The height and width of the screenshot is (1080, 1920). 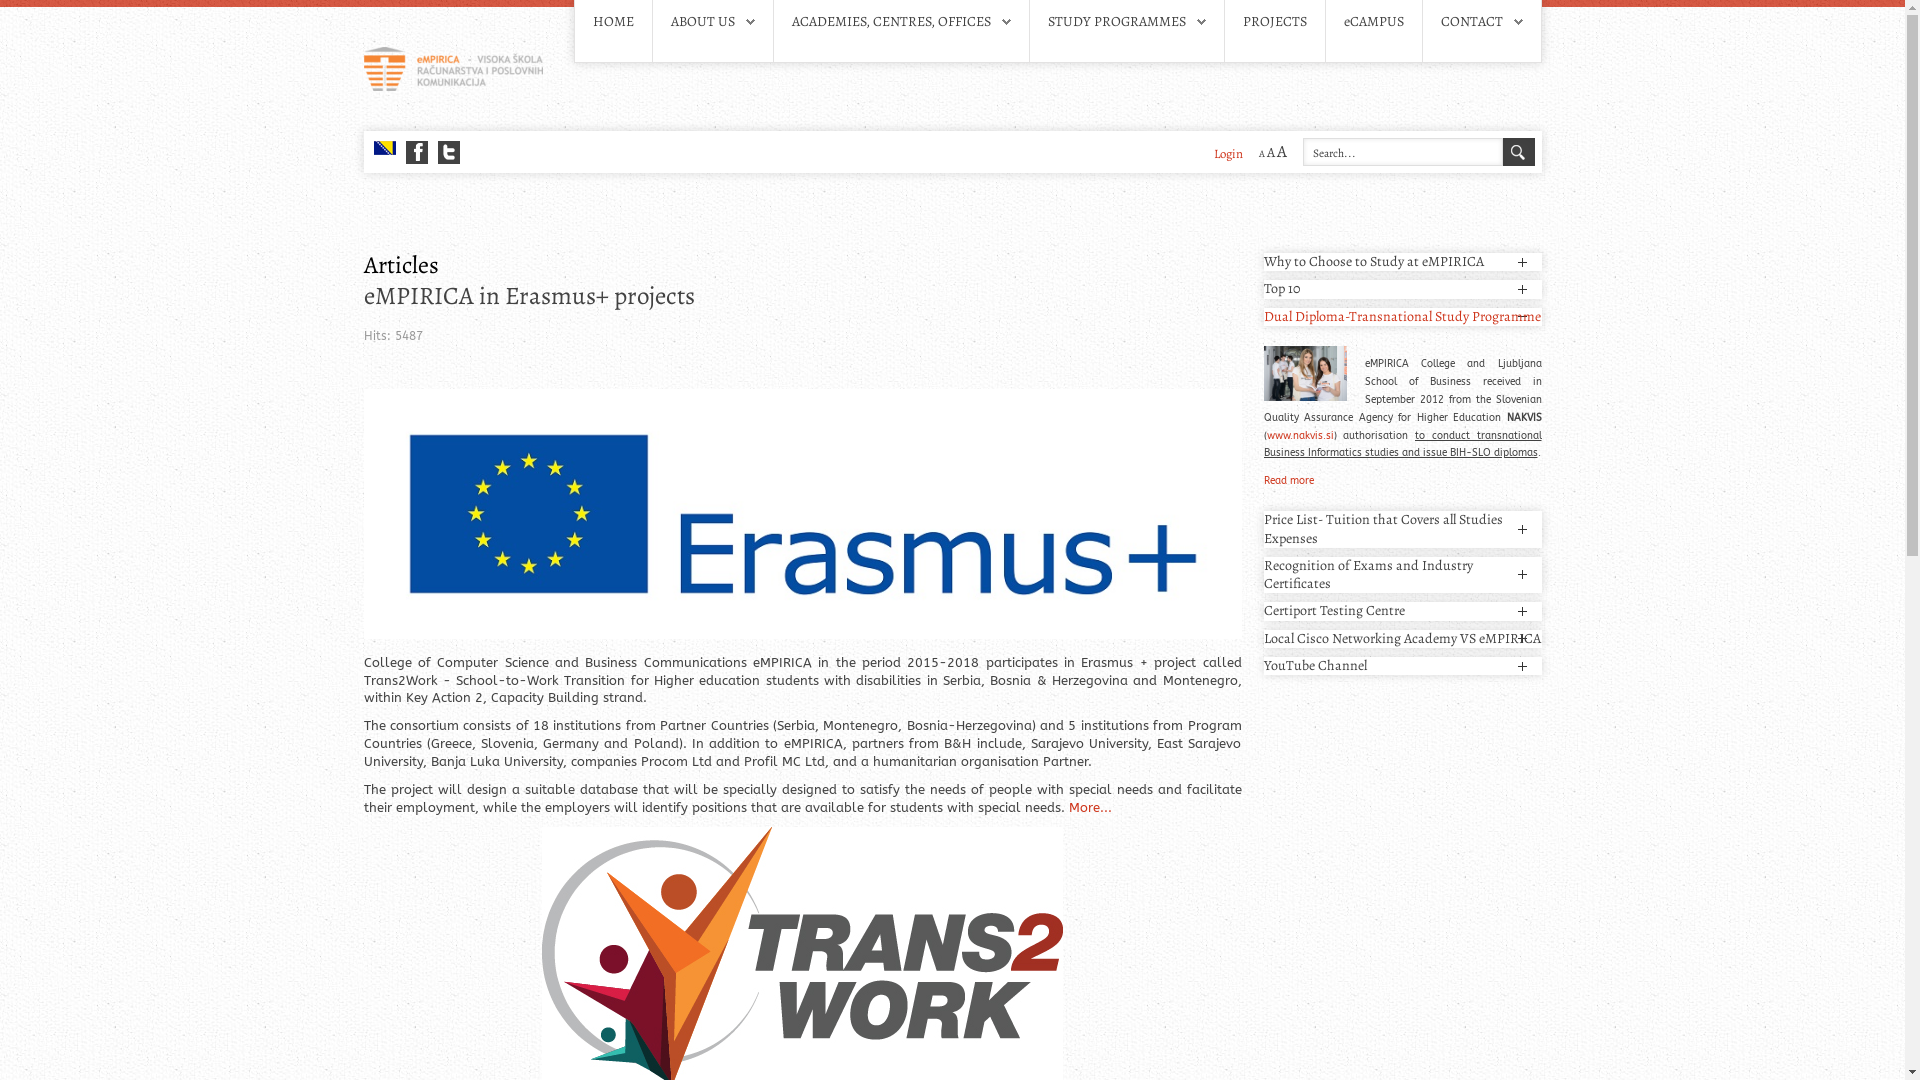 What do you see at coordinates (1127, 22) in the screenshot?
I see `'STUDY PROGRAMMES'` at bounding box center [1127, 22].